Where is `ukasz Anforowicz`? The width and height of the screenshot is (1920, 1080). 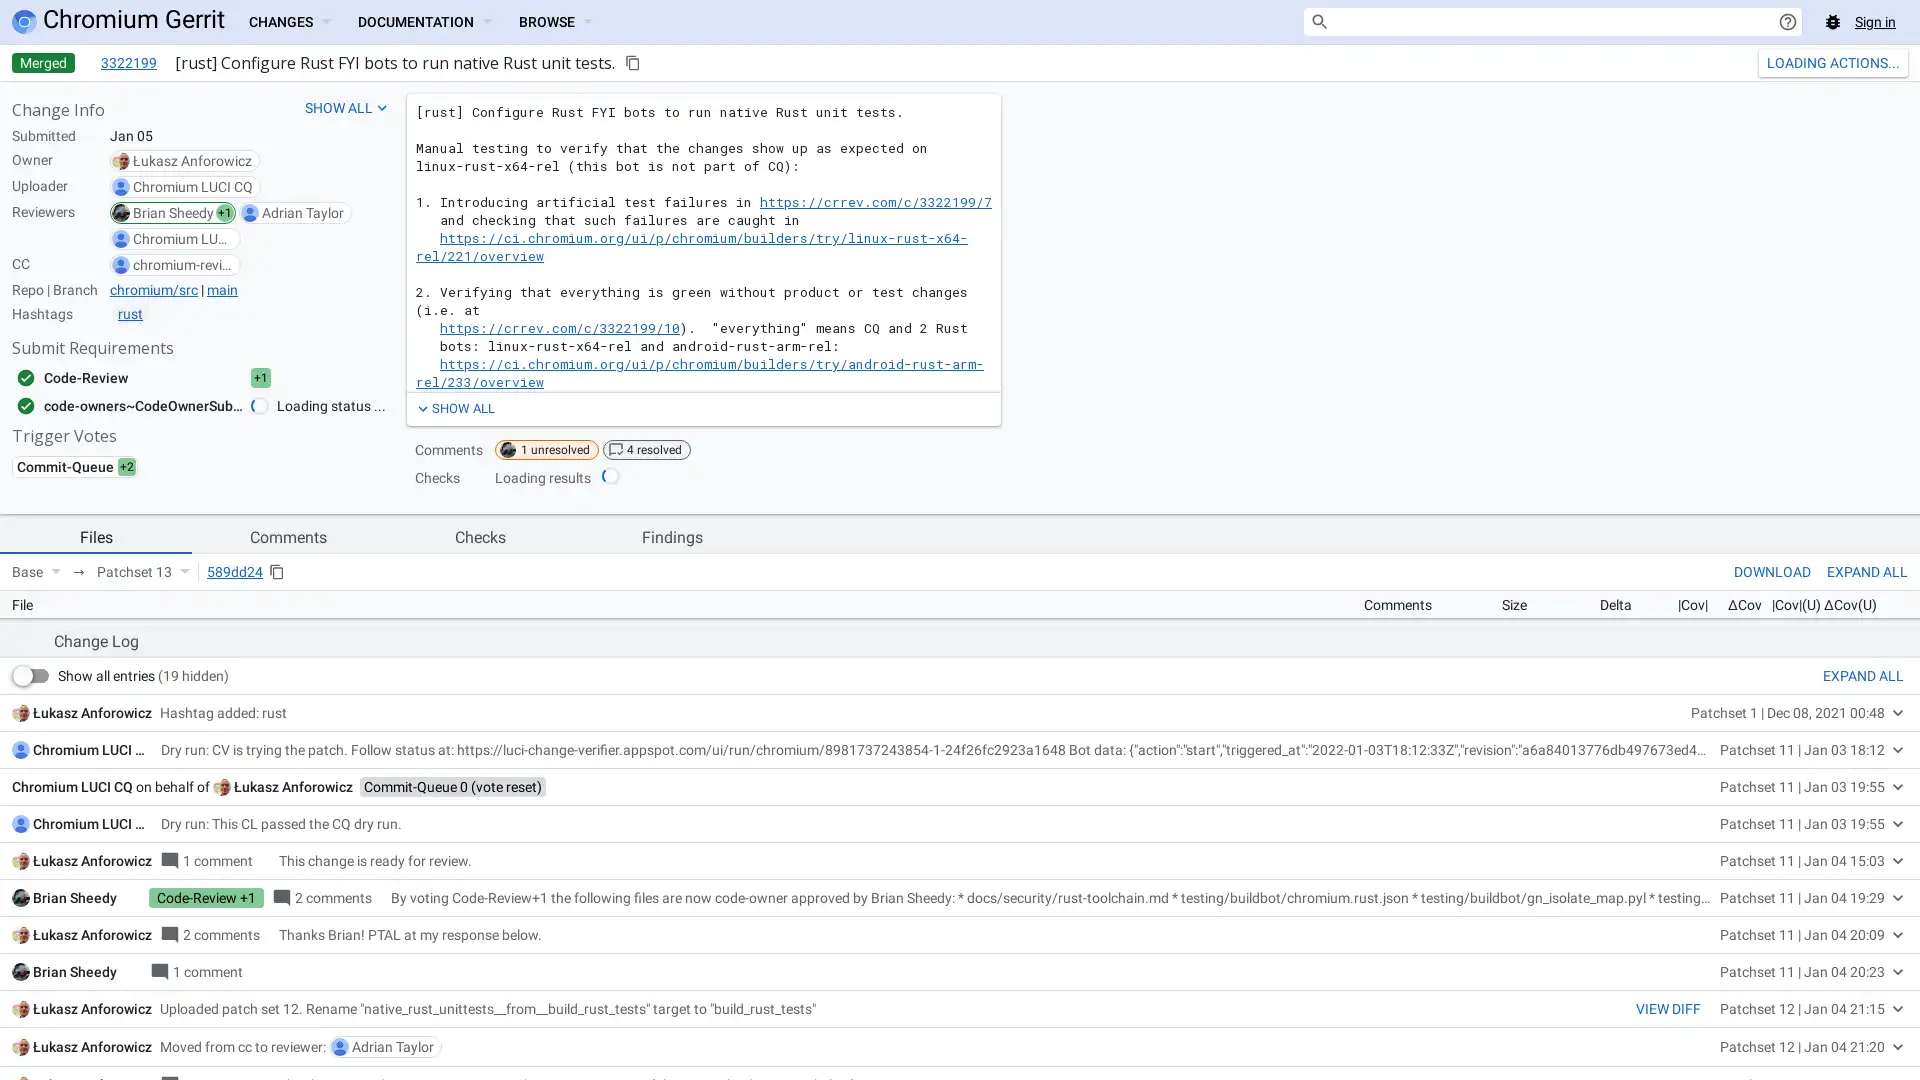 ukasz Anforowicz is located at coordinates (192, 160).